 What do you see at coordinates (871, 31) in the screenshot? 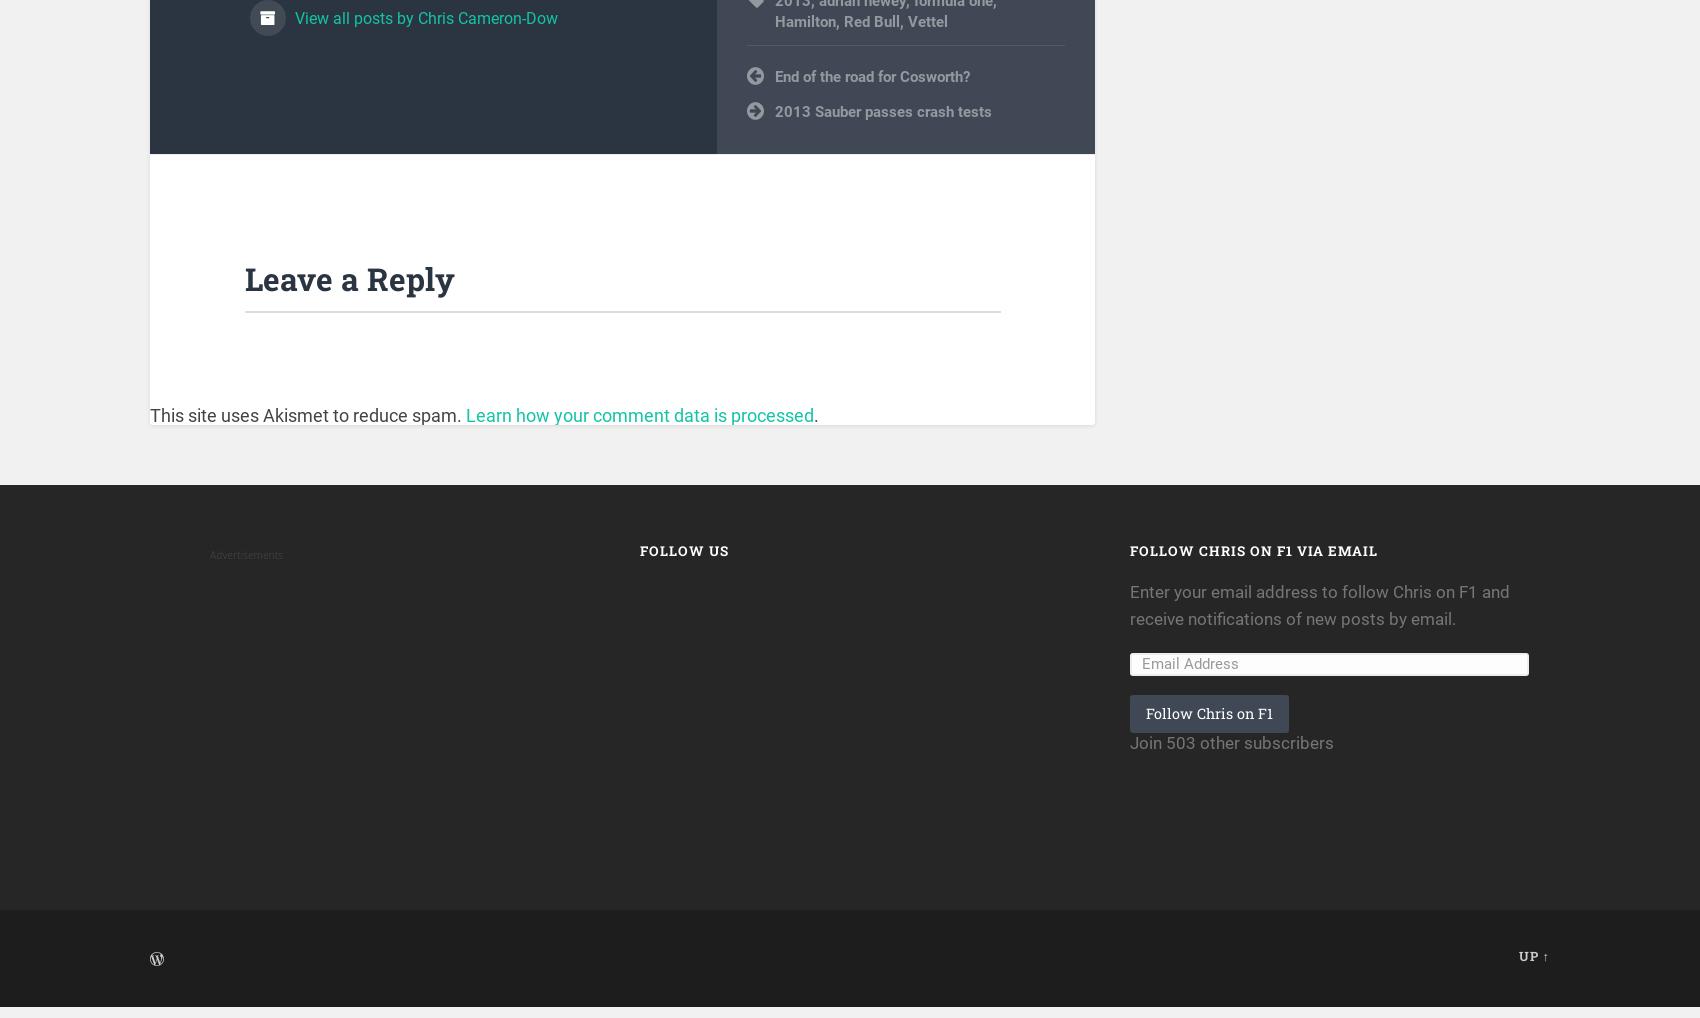
I see `'Red Bull'` at bounding box center [871, 31].